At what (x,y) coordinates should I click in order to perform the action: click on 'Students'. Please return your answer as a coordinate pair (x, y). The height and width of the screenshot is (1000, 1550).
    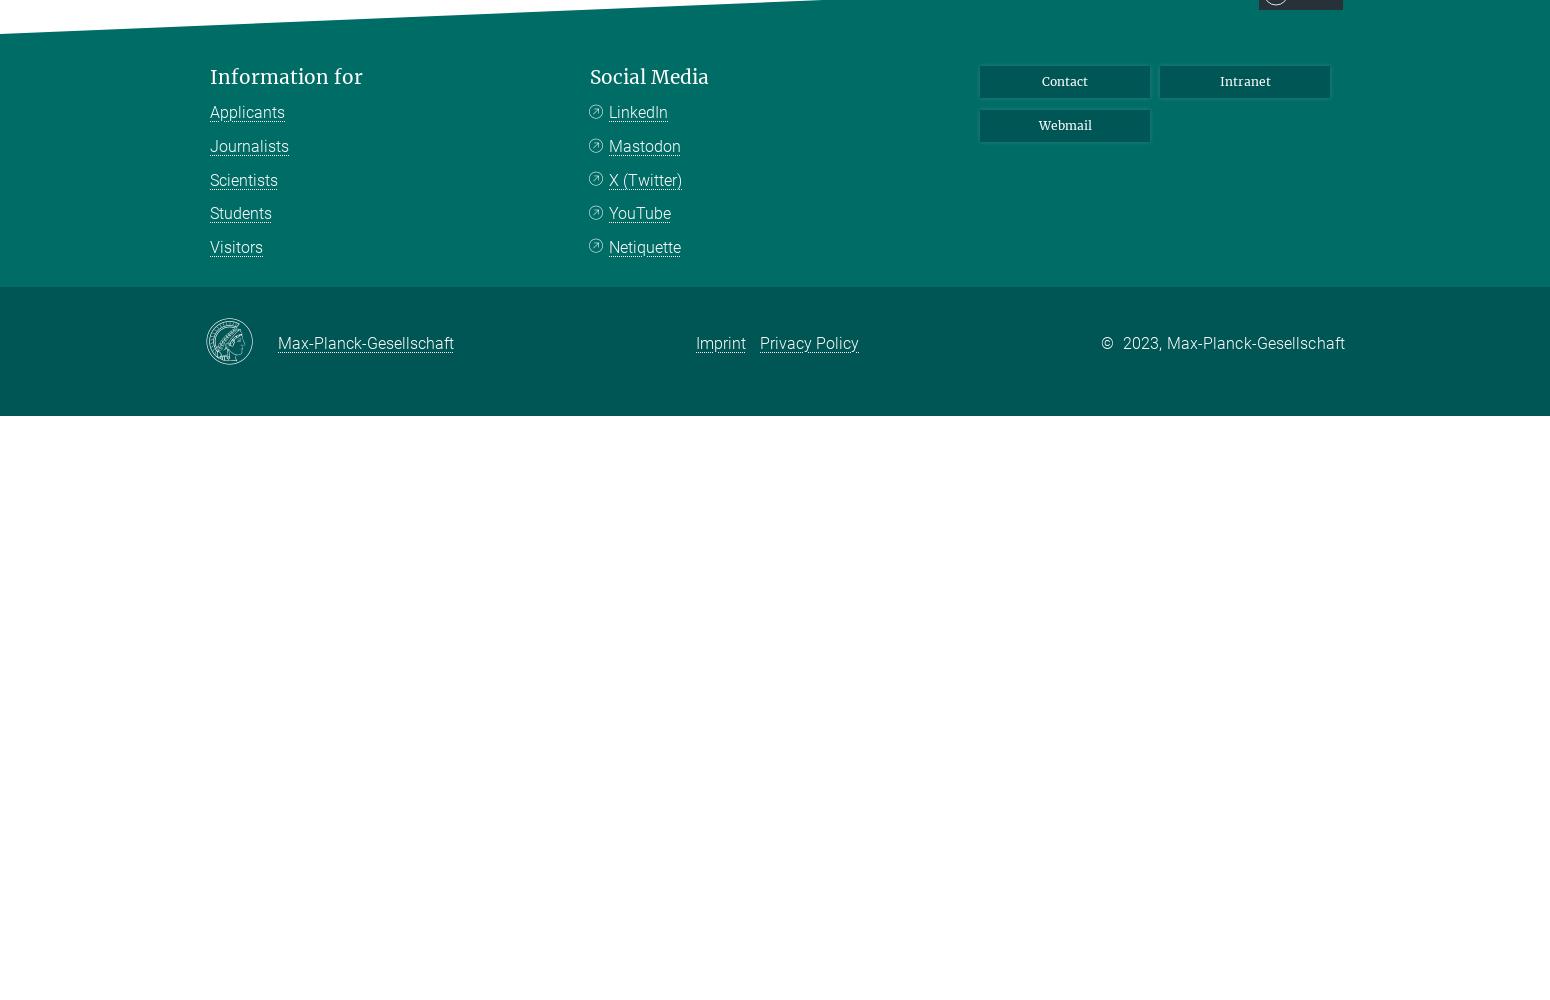
    Looking at the image, I should click on (241, 212).